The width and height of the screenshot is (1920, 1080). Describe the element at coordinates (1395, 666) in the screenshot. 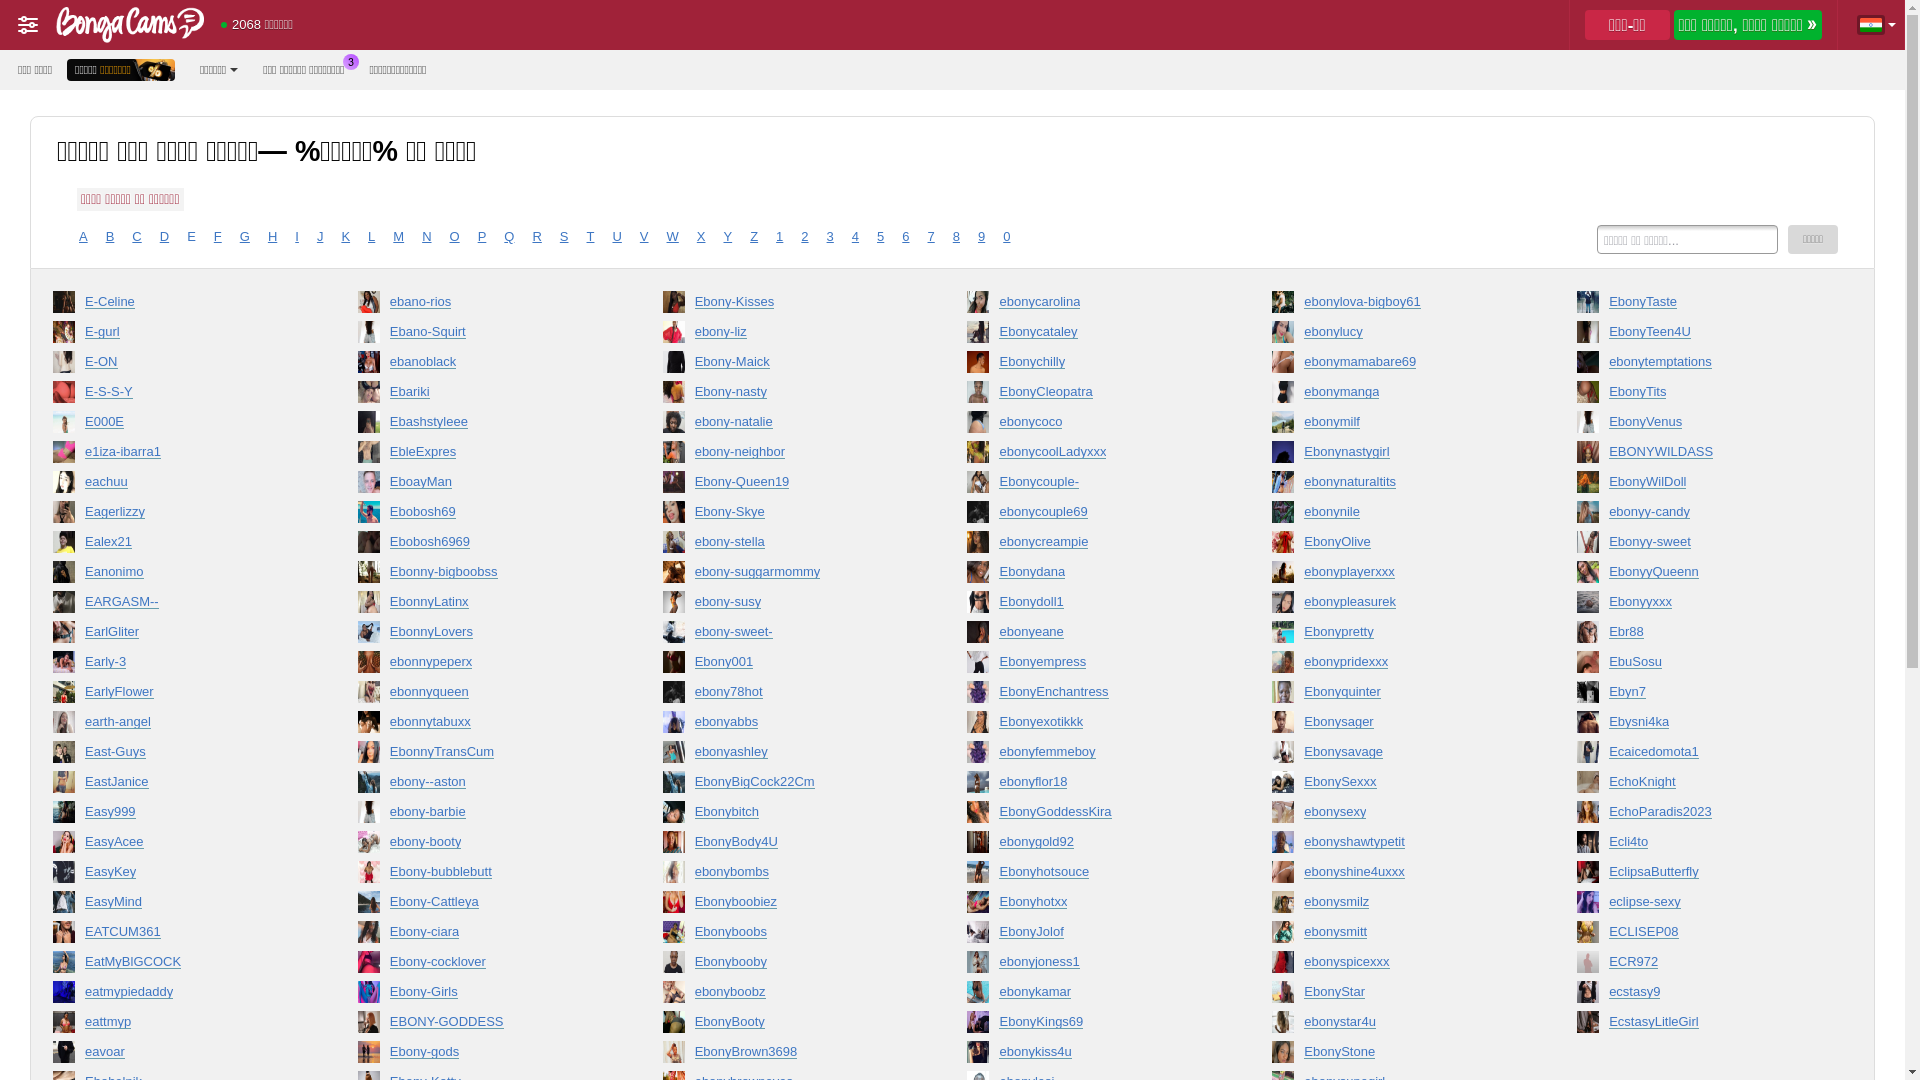

I see `'ebonypridexxx'` at that location.